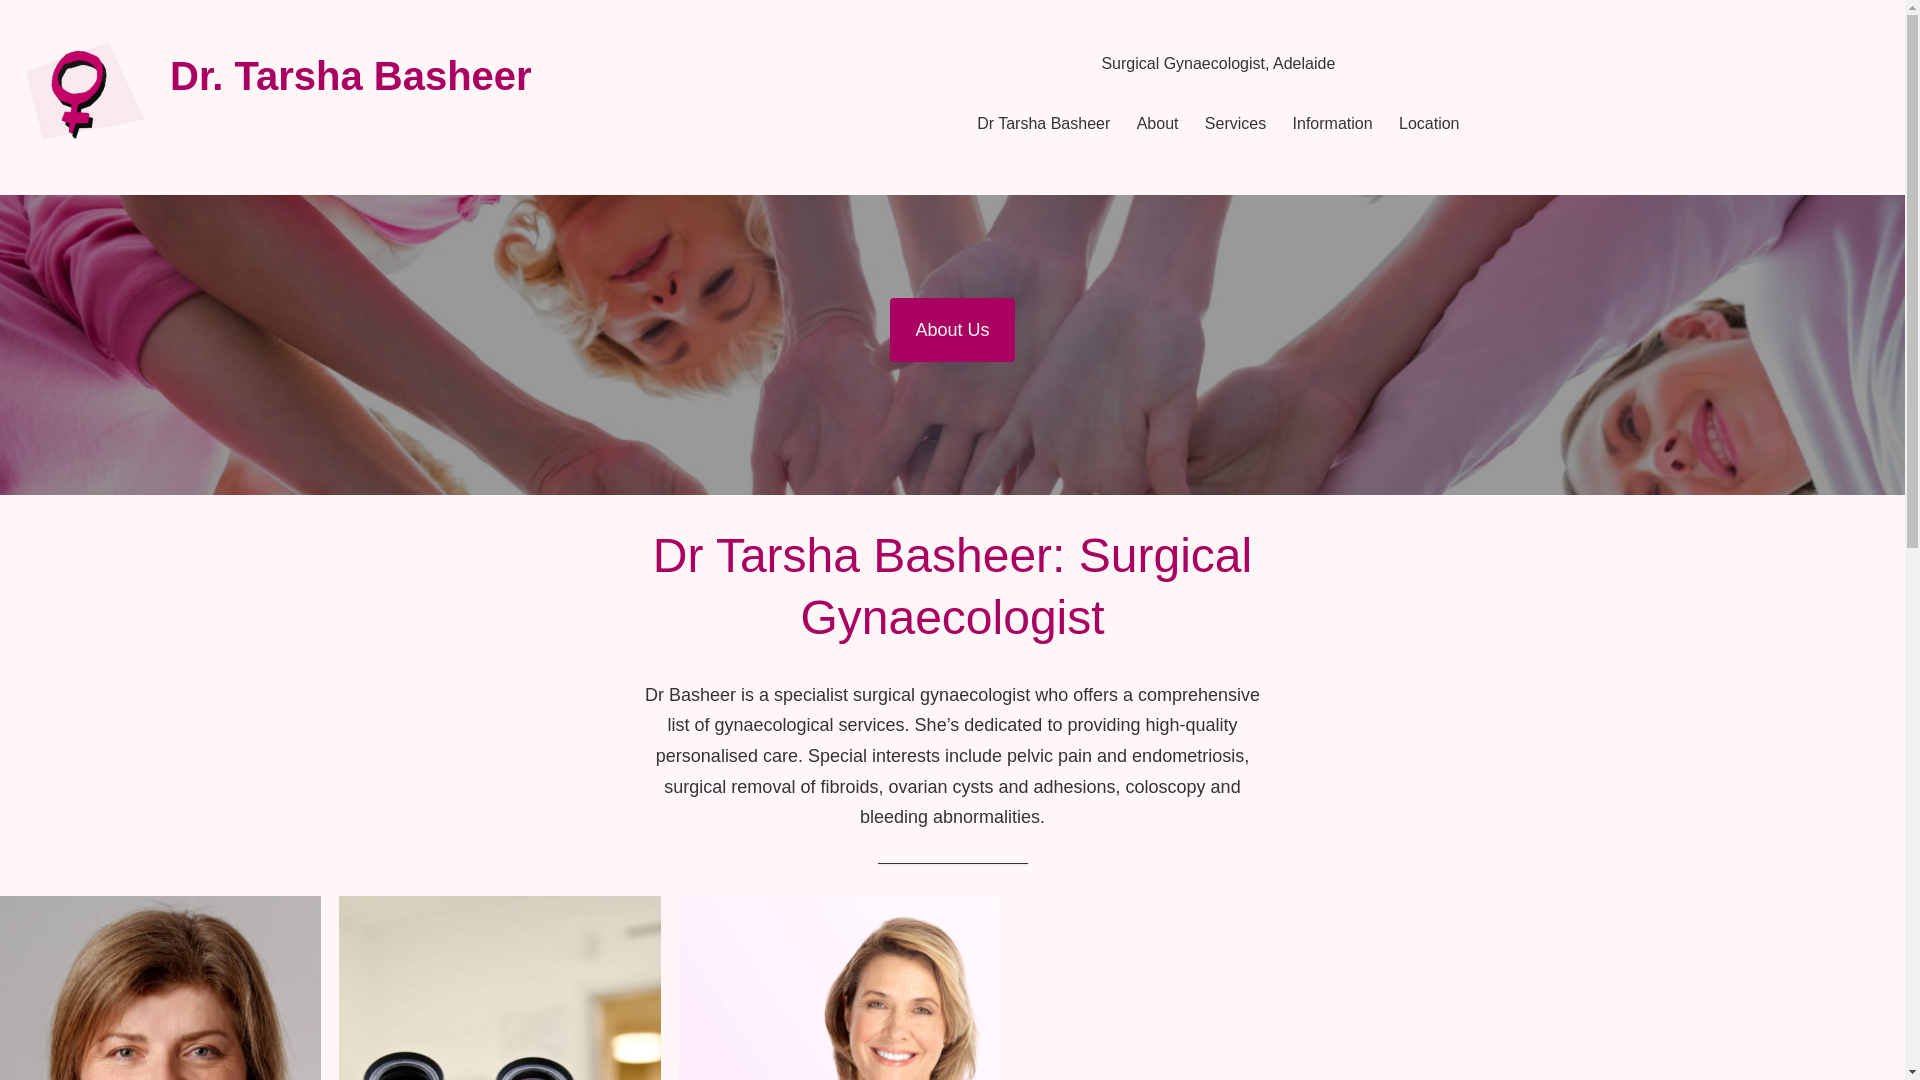 The width and height of the screenshot is (1920, 1080). Describe the element at coordinates (1157, 123) in the screenshot. I see `'About'` at that location.